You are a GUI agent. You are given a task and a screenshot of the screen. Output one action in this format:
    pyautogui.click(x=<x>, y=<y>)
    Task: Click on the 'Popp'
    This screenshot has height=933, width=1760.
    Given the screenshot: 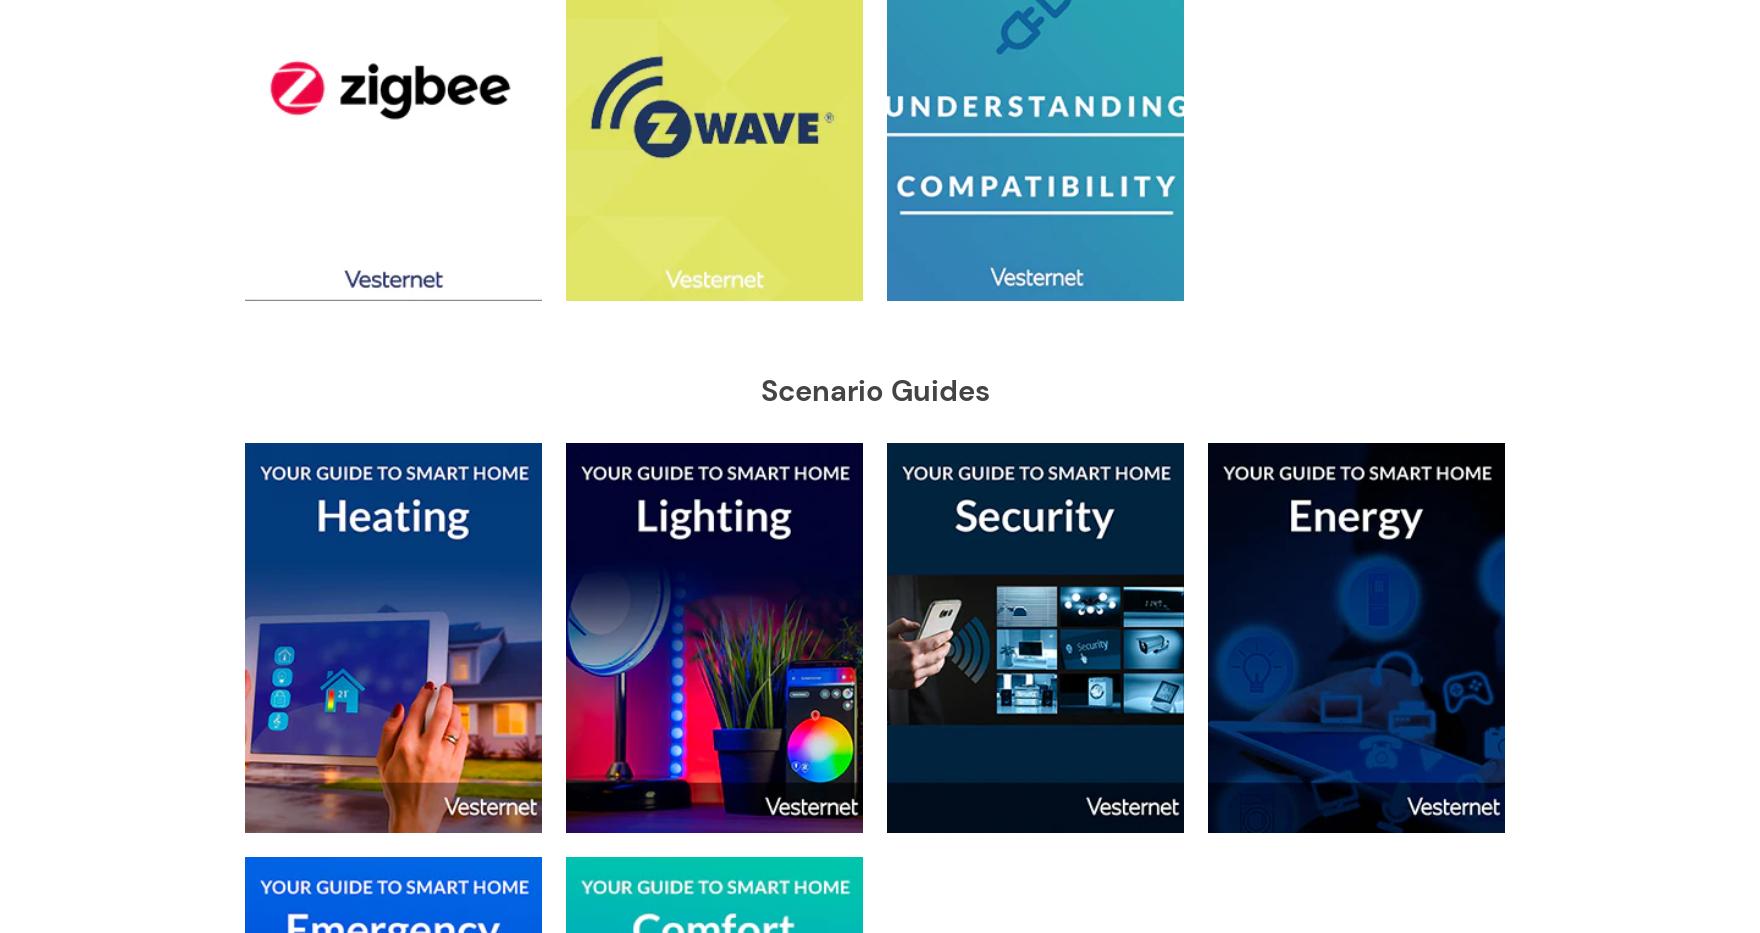 What is the action you would take?
    pyautogui.click(x=776, y=420)
    